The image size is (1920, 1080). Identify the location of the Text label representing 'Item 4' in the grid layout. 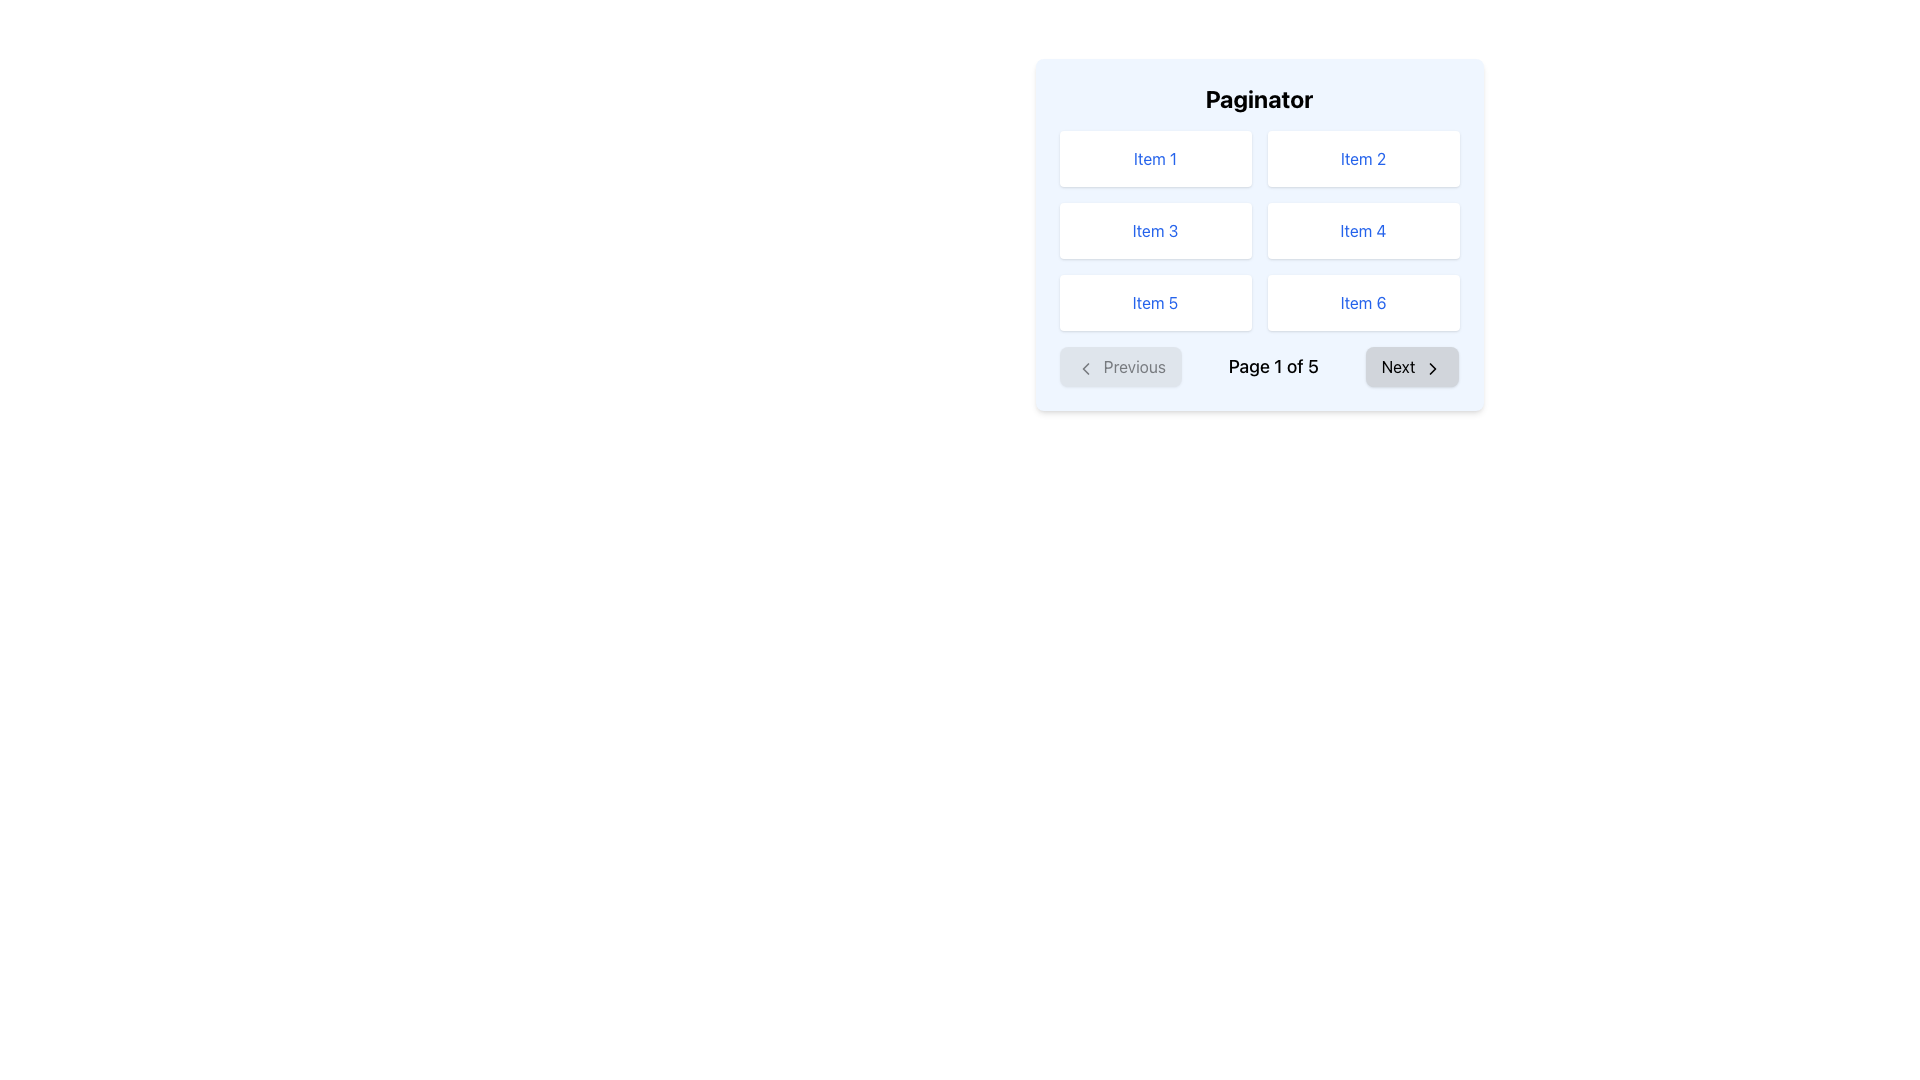
(1362, 230).